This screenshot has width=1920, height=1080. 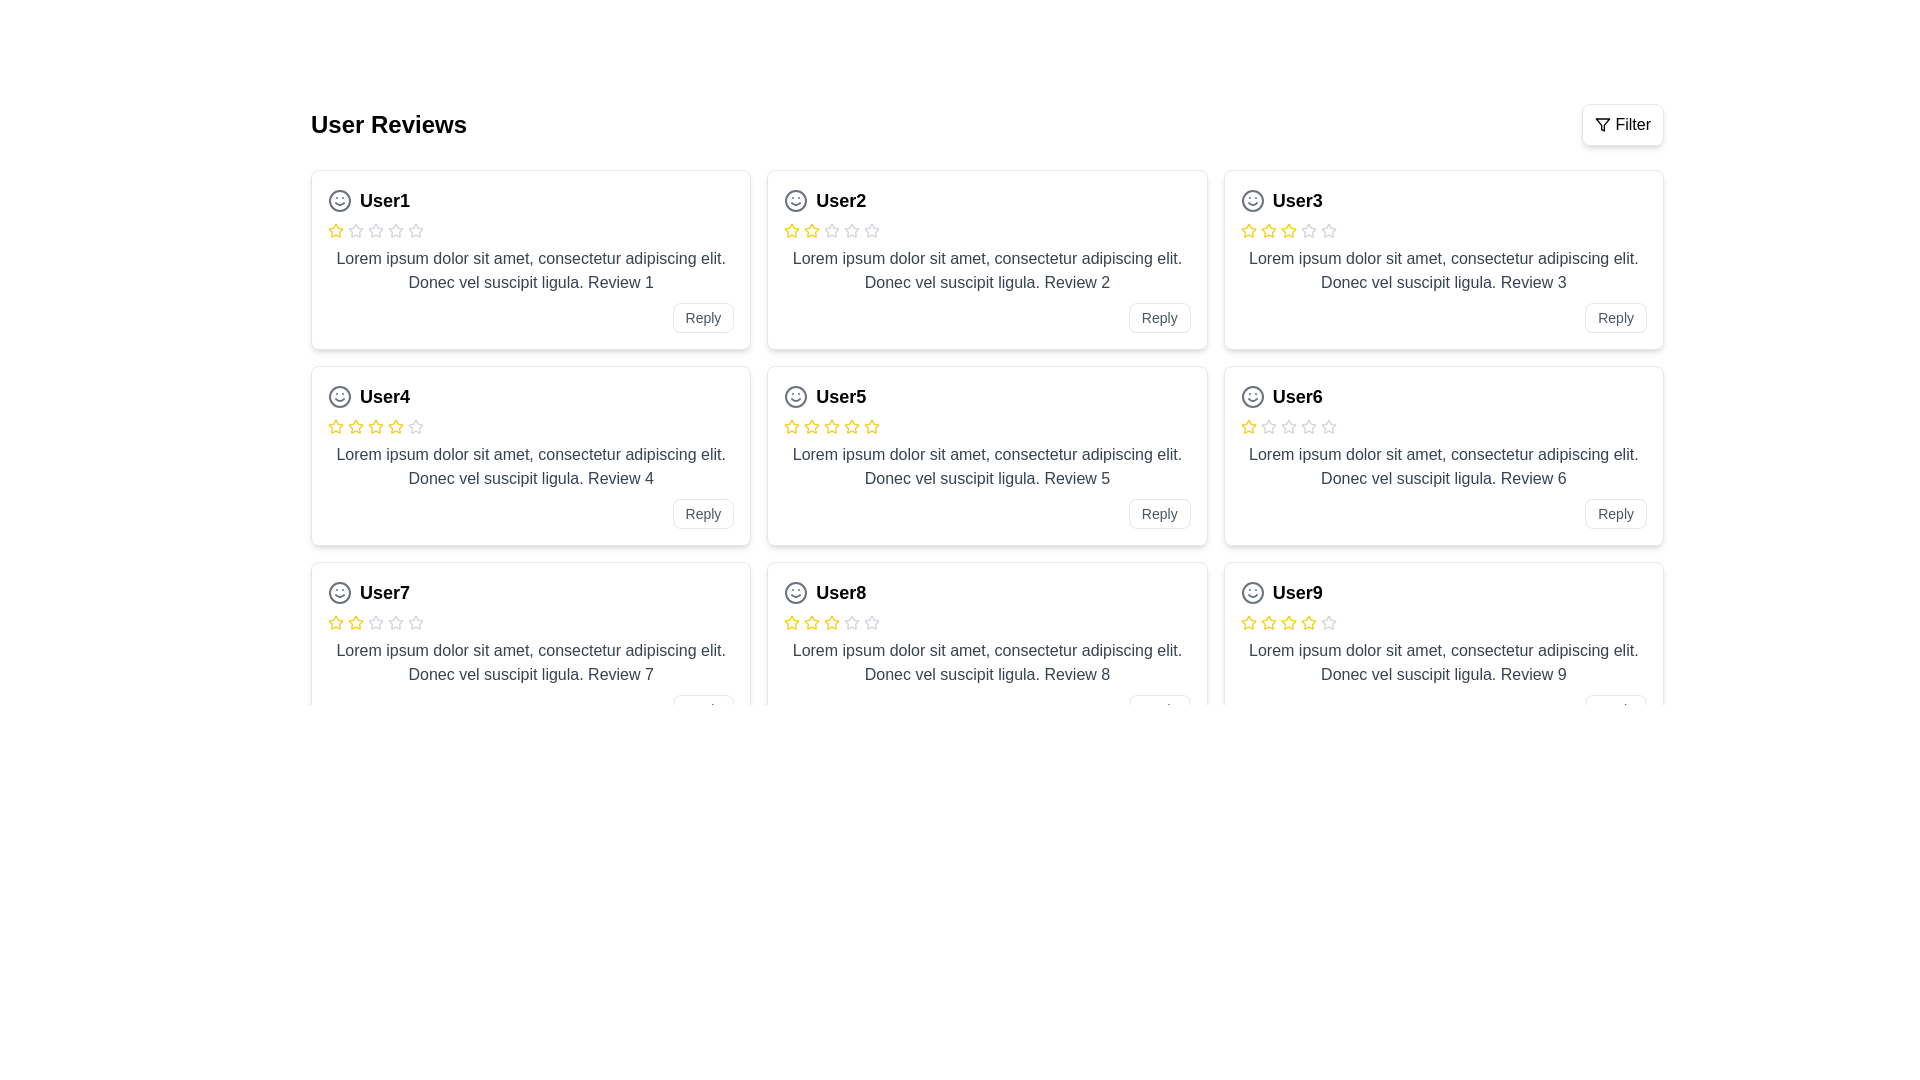 I want to click on the fifth star-shaped icon with a yellow outline and a hollow center in the user review card labeled 'User9', located in the bottom-right corner of the user reviews grid, so click(x=1288, y=622).